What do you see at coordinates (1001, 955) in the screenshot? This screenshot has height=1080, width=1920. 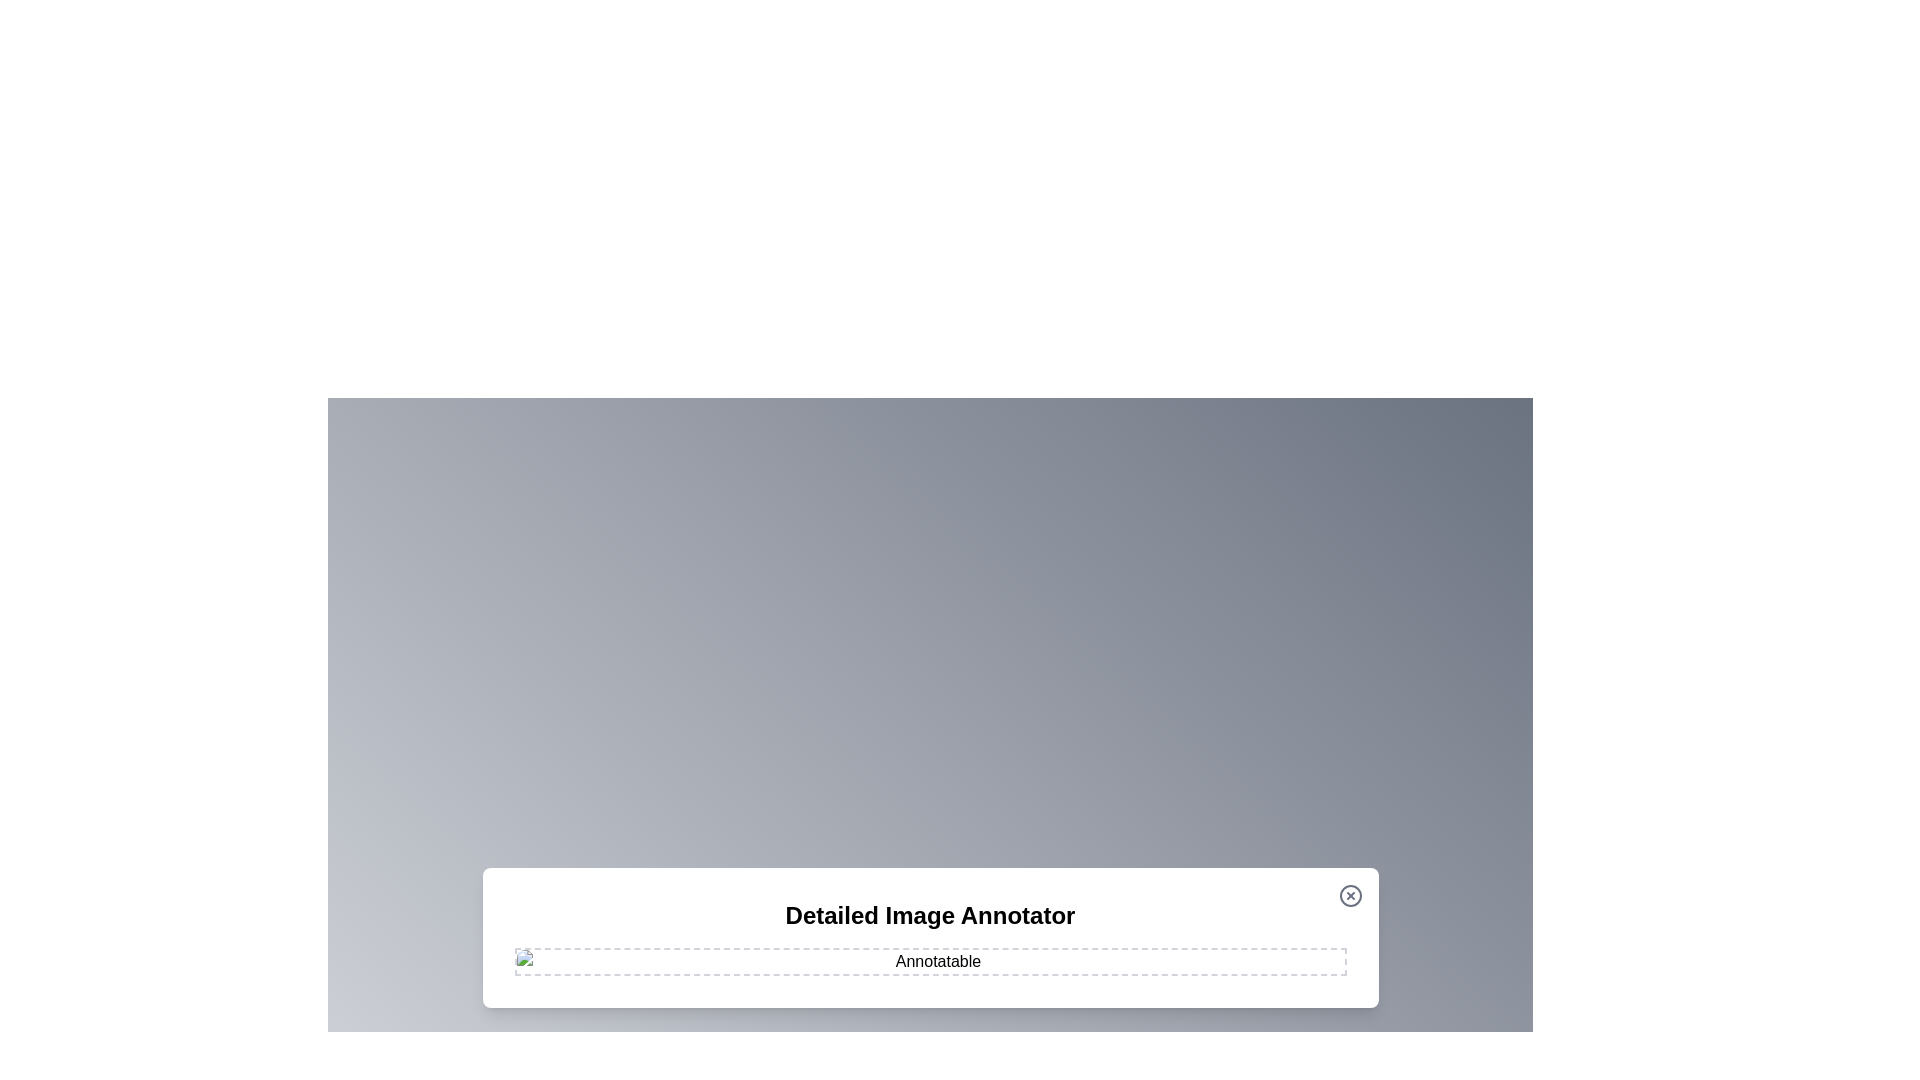 I see `the image at coordinates (1001, 957) to add an annotation` at bounding box center [1001, 955].